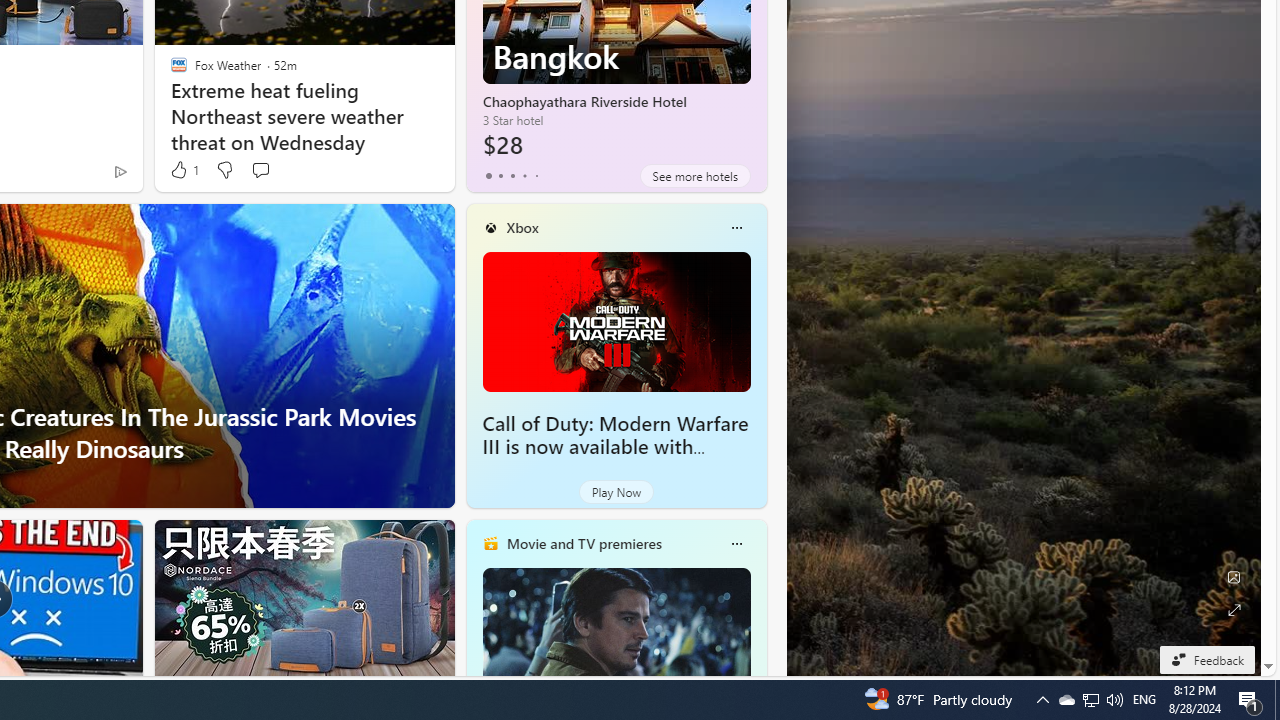  What do you see at coordinates (735, 543) in the screenshot?
I see `'Class: icon-img'` at bounding box center [735, 543].